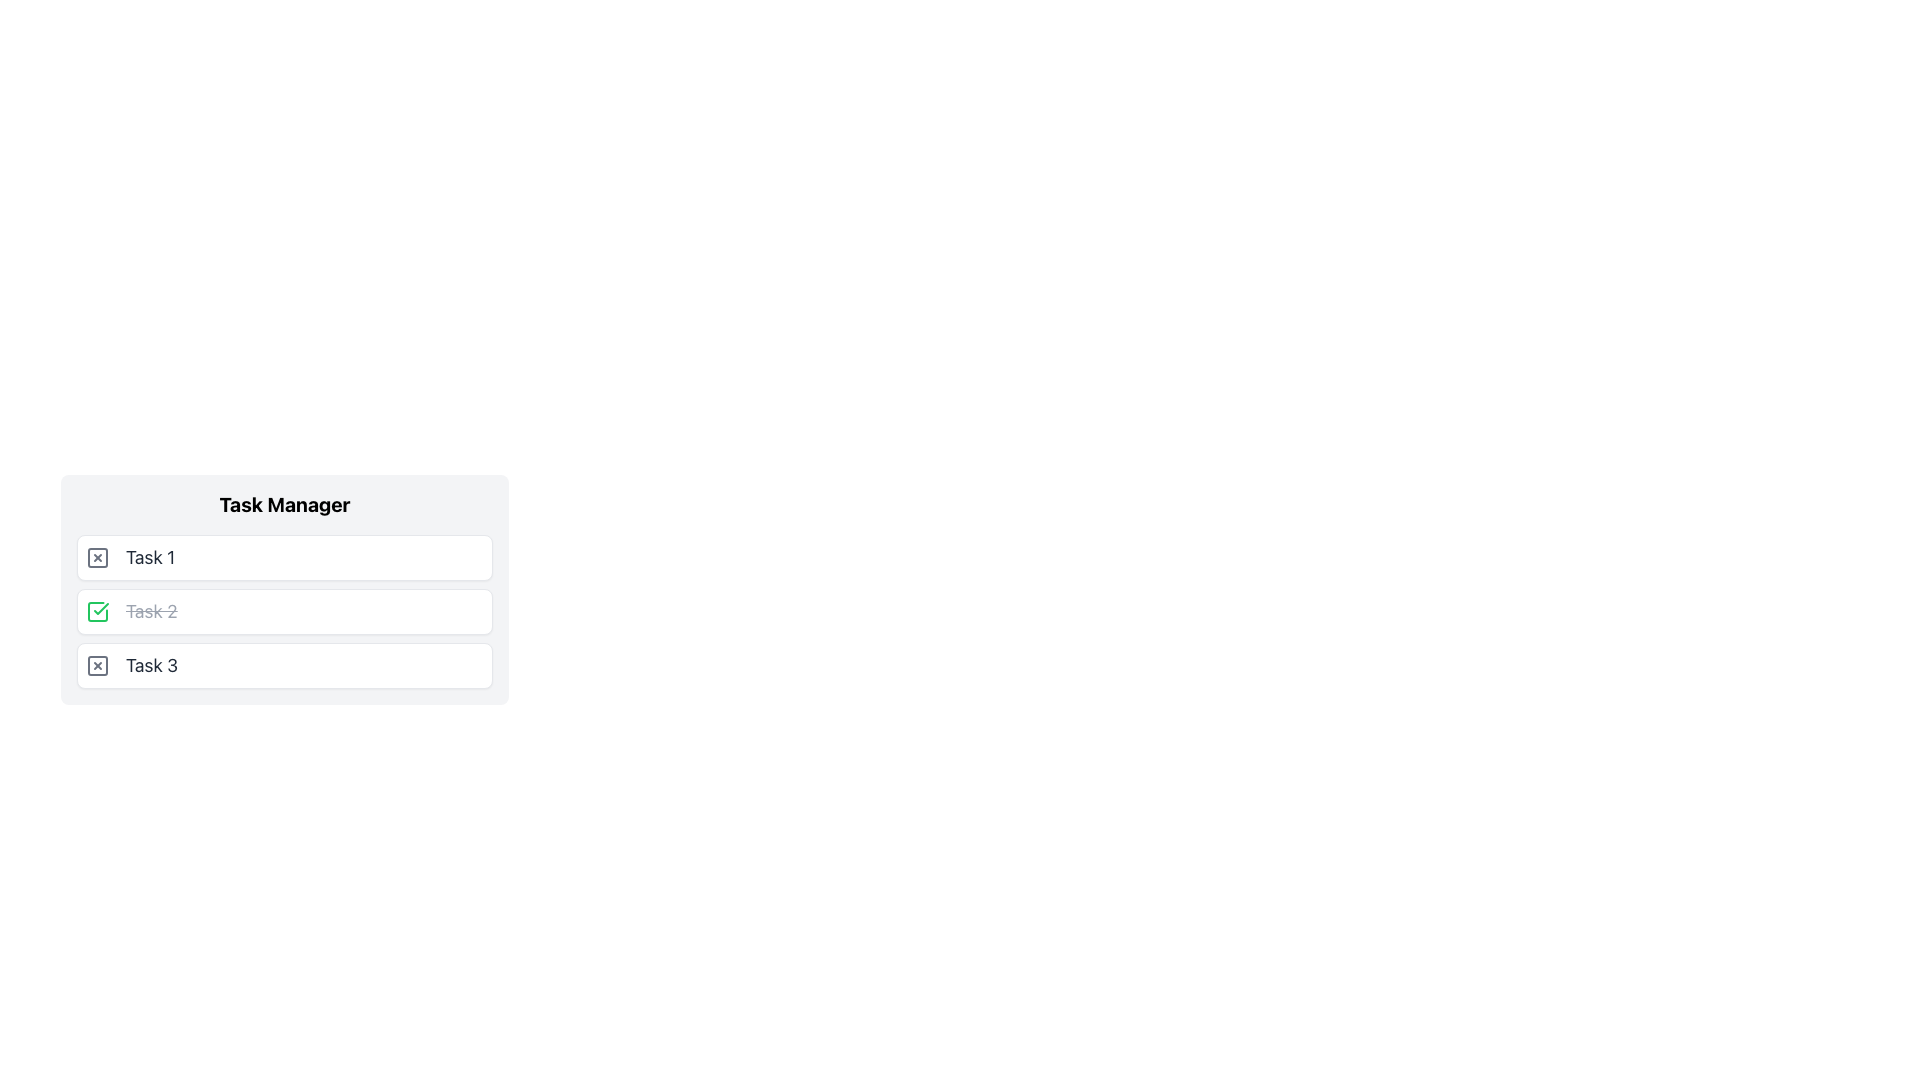 The width and height of the screenshot is (1920, 1080). Describe the element at coordinates (96, 666) in the screenshot. I see `the delete button located in the third row of the task list, to the left of the label 'Task 3'` at that location.